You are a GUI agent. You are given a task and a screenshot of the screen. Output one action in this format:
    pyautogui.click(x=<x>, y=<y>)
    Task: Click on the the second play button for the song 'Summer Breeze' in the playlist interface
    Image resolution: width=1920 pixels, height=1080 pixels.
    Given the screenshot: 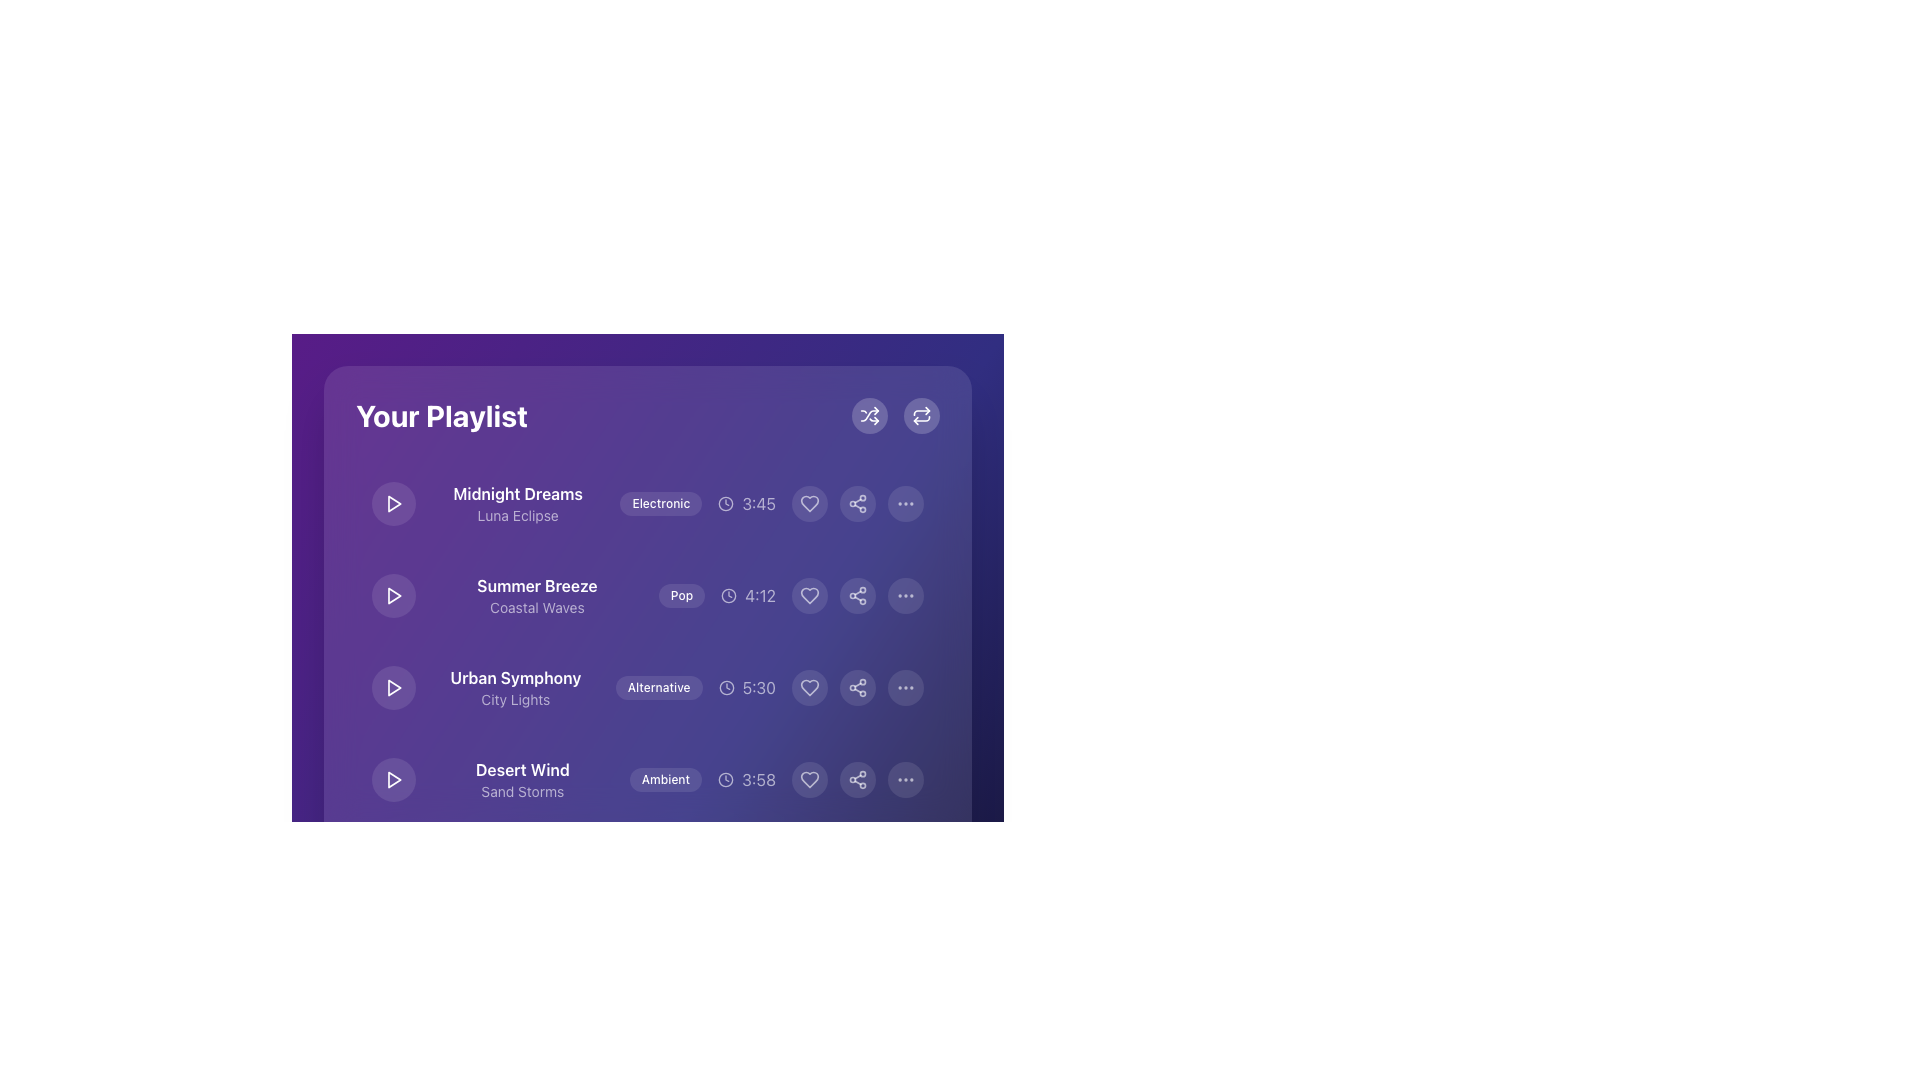 What is the action you would take?
    pyautogui.click(x=393, y=595)
    